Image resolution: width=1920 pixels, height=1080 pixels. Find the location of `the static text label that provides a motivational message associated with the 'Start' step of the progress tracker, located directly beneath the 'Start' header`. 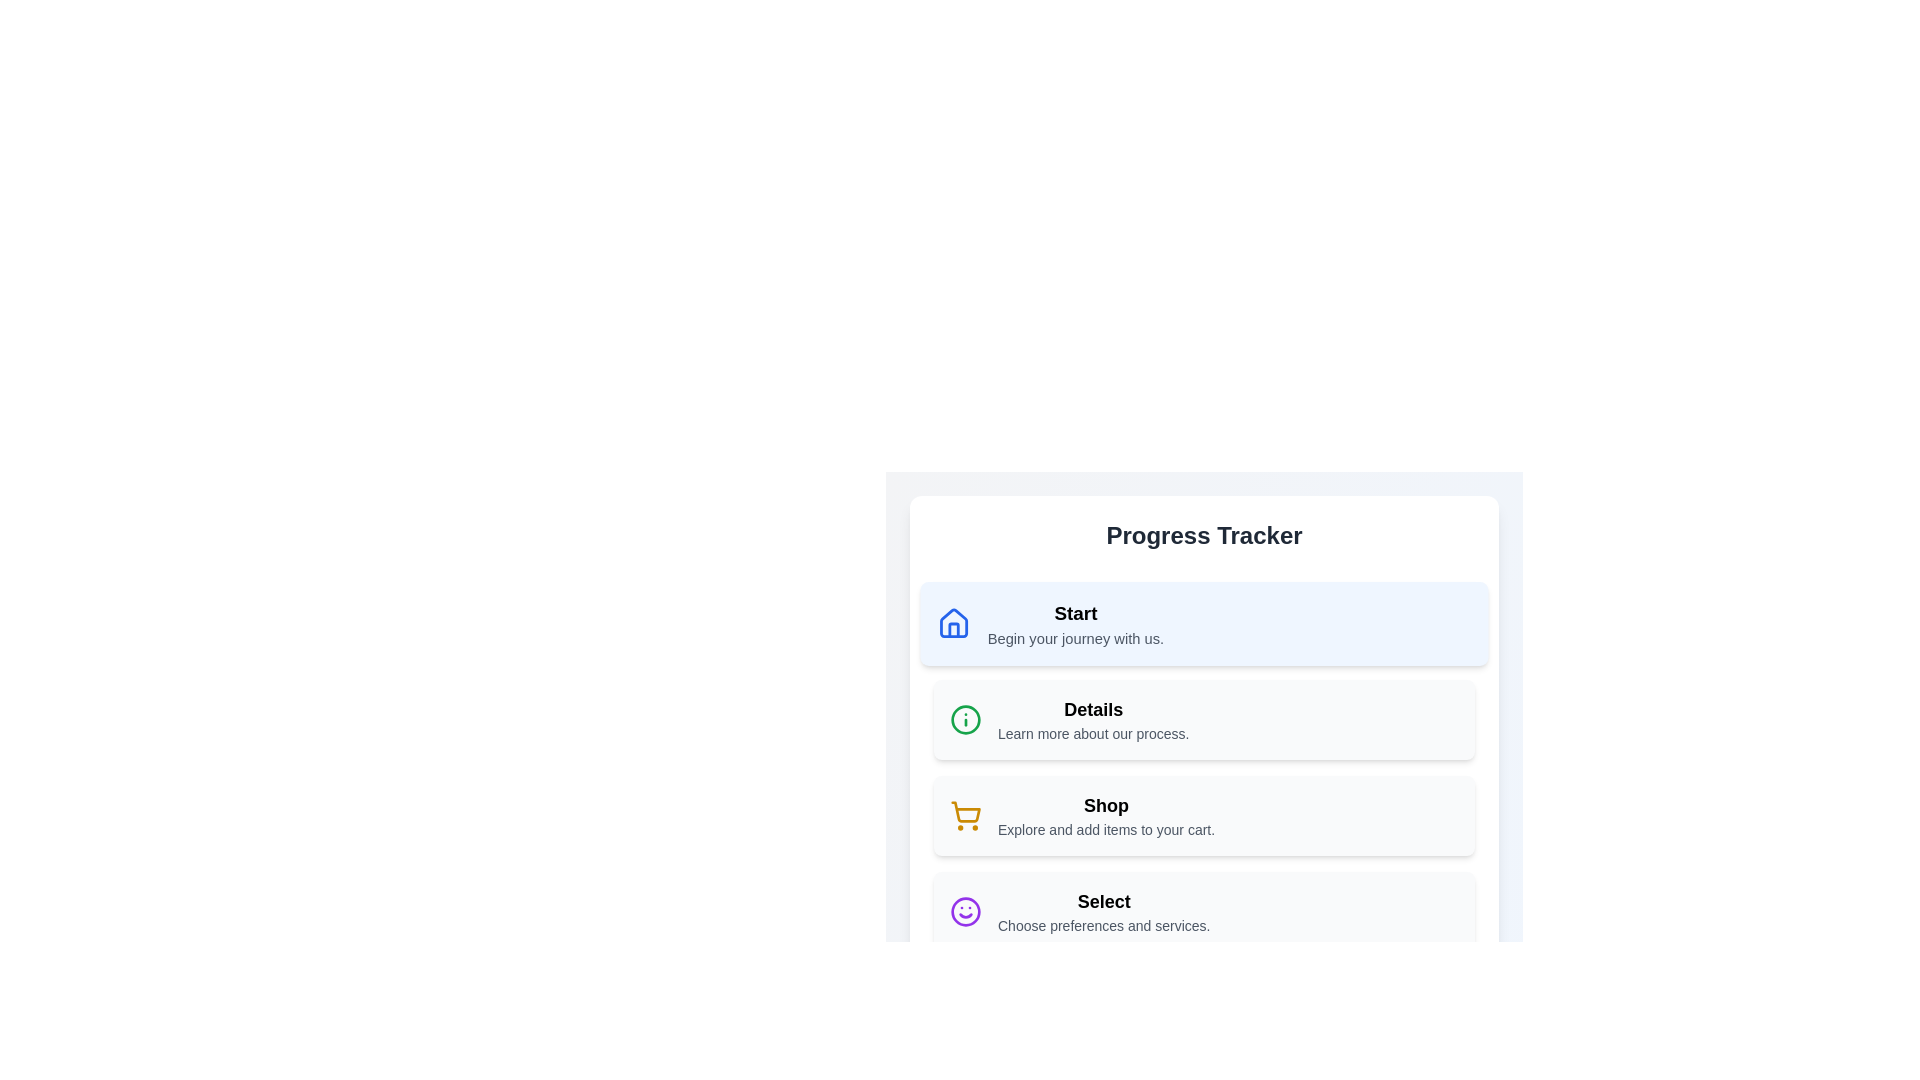

the static text label that provides a motivational message associated with the 'Start' step of the progress tracker, located directly beneath the 'Start' header is located at coordinates (1074, 638).